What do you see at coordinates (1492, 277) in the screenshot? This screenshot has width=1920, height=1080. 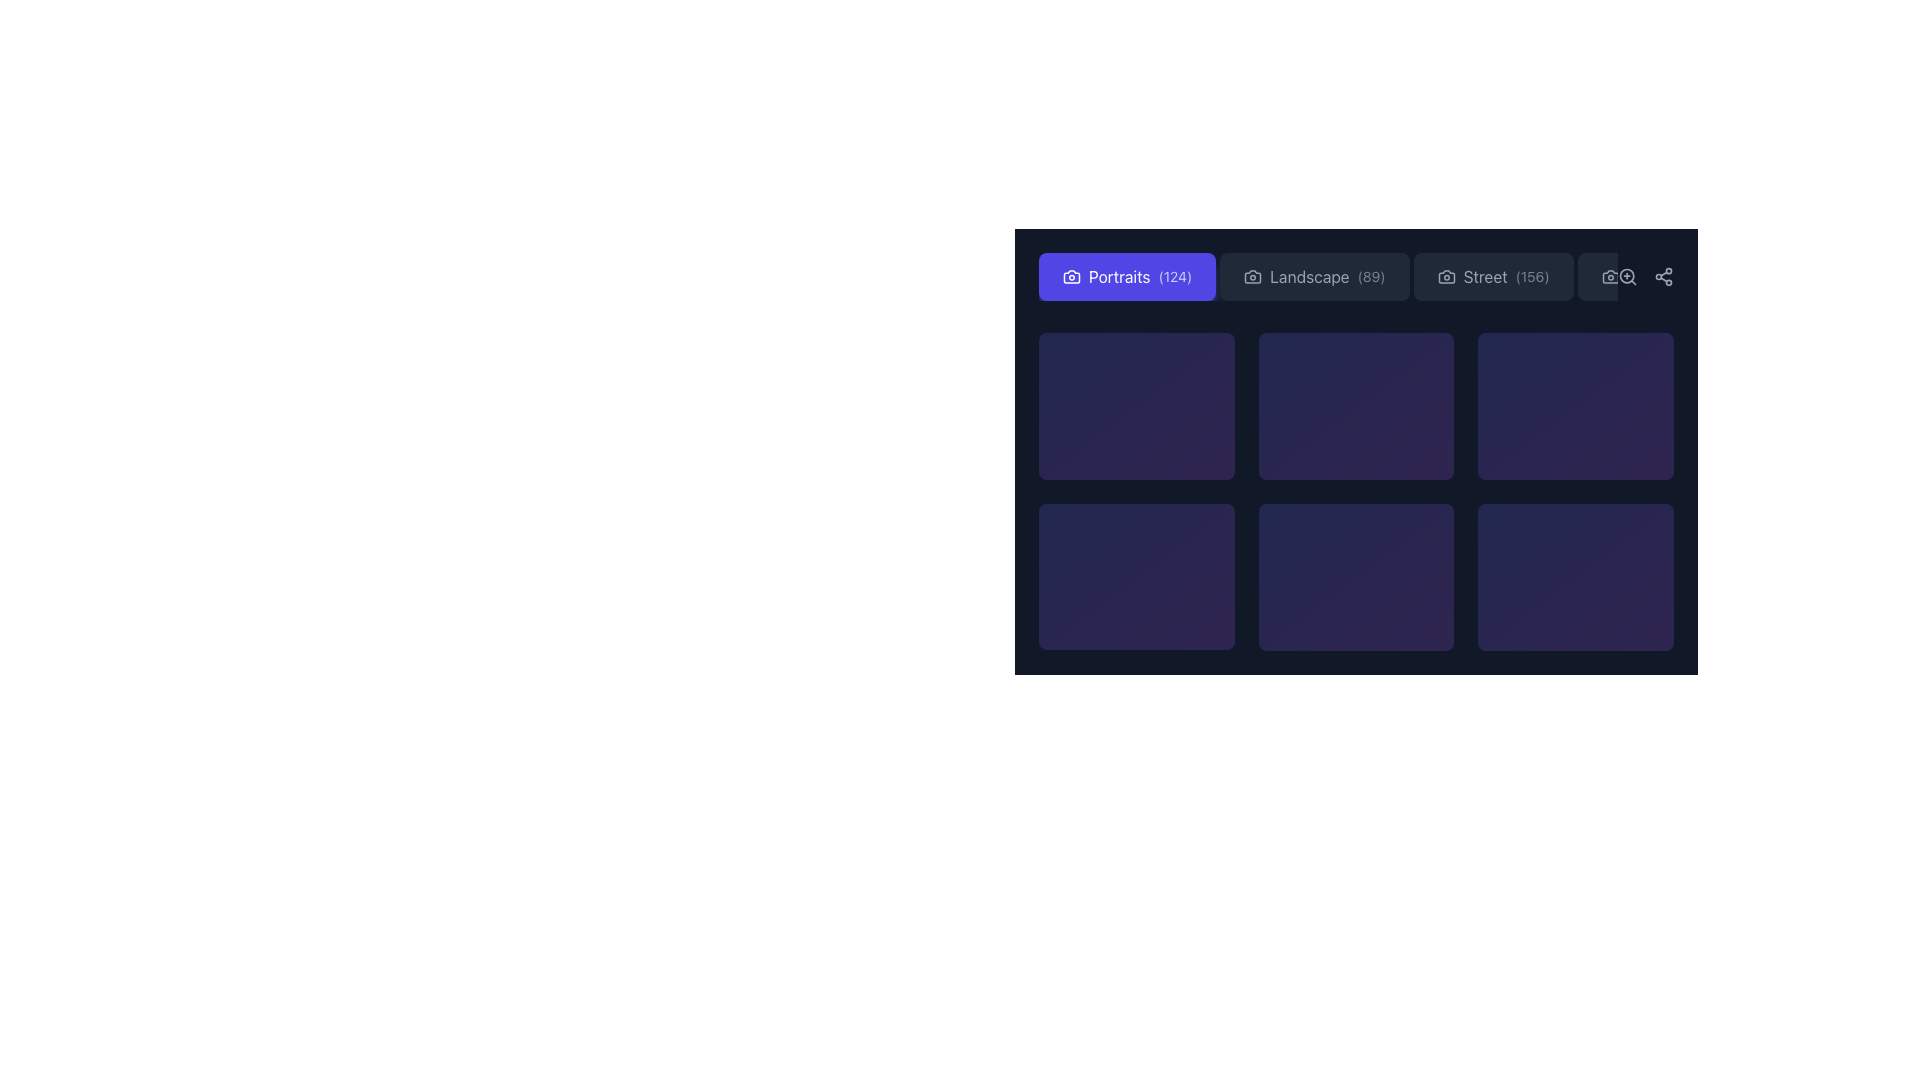 I see `the 'Street' category button, which is the third button in the horizontal list of category buttons at the top-right side of the interface` at bounding box center [1492, 277].